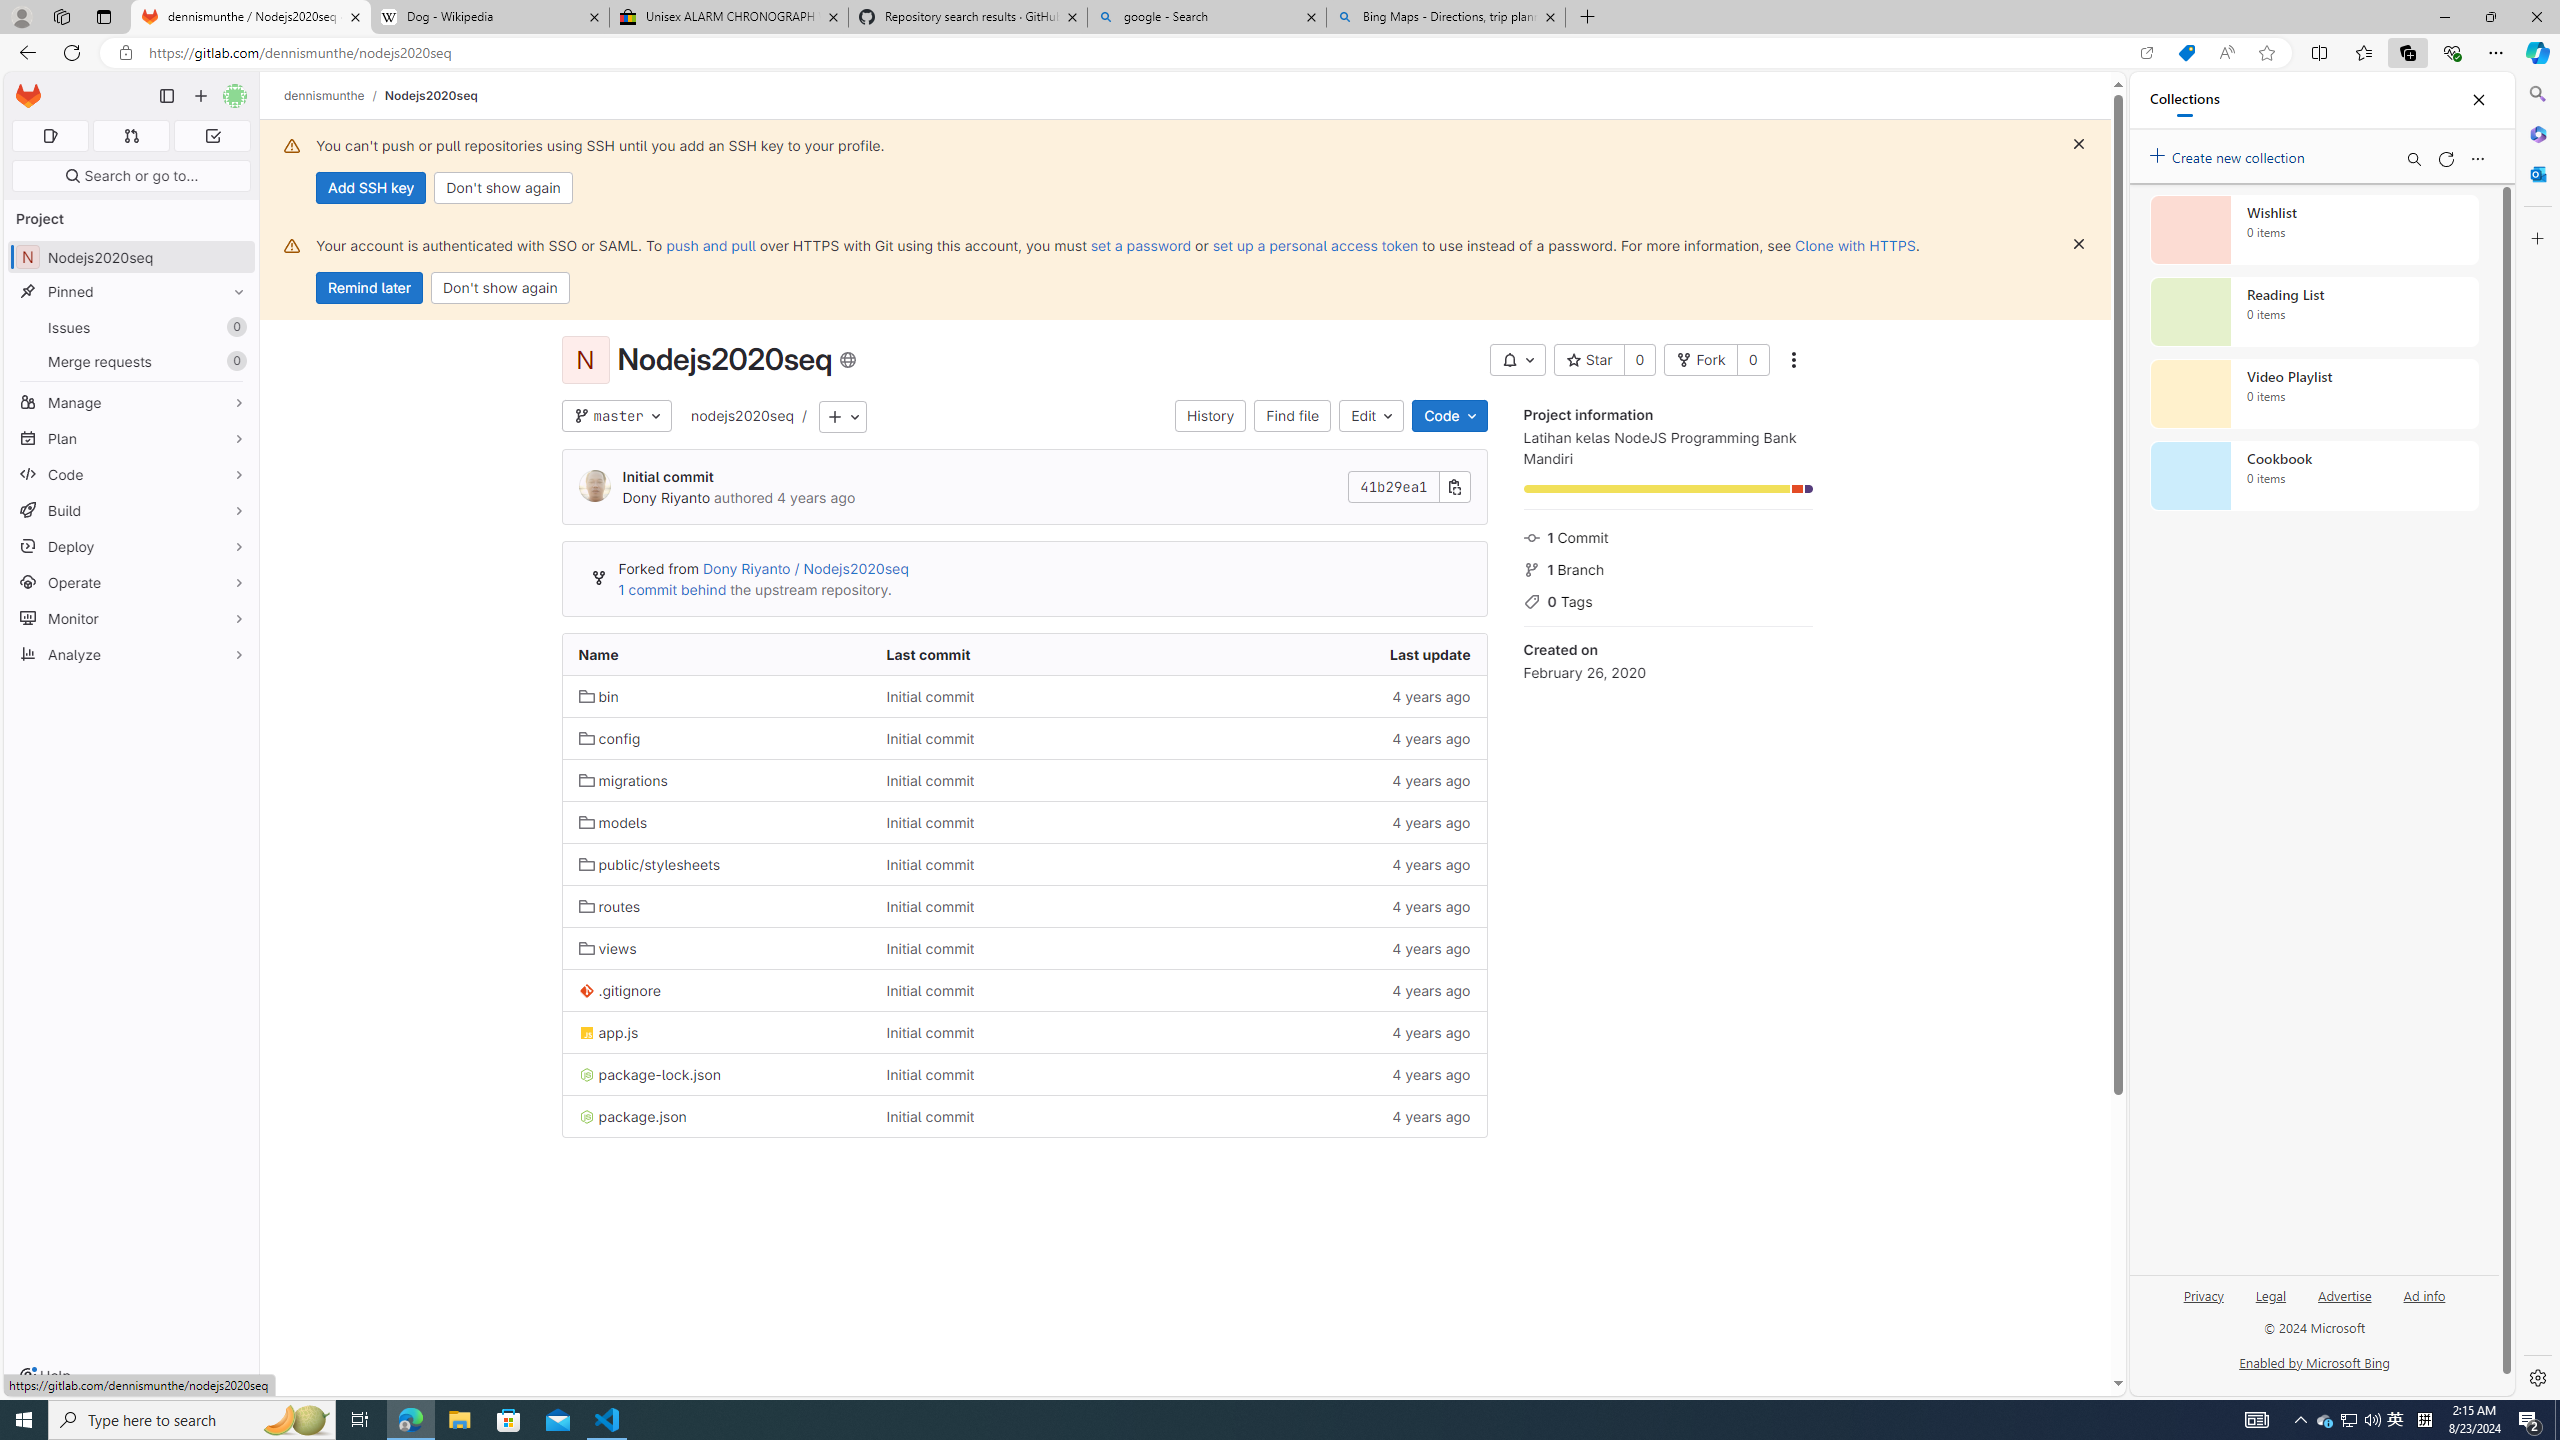  Describe the element at coordinates (2204, 1294) in the screenshot. I see `'Privacy'` at that location.